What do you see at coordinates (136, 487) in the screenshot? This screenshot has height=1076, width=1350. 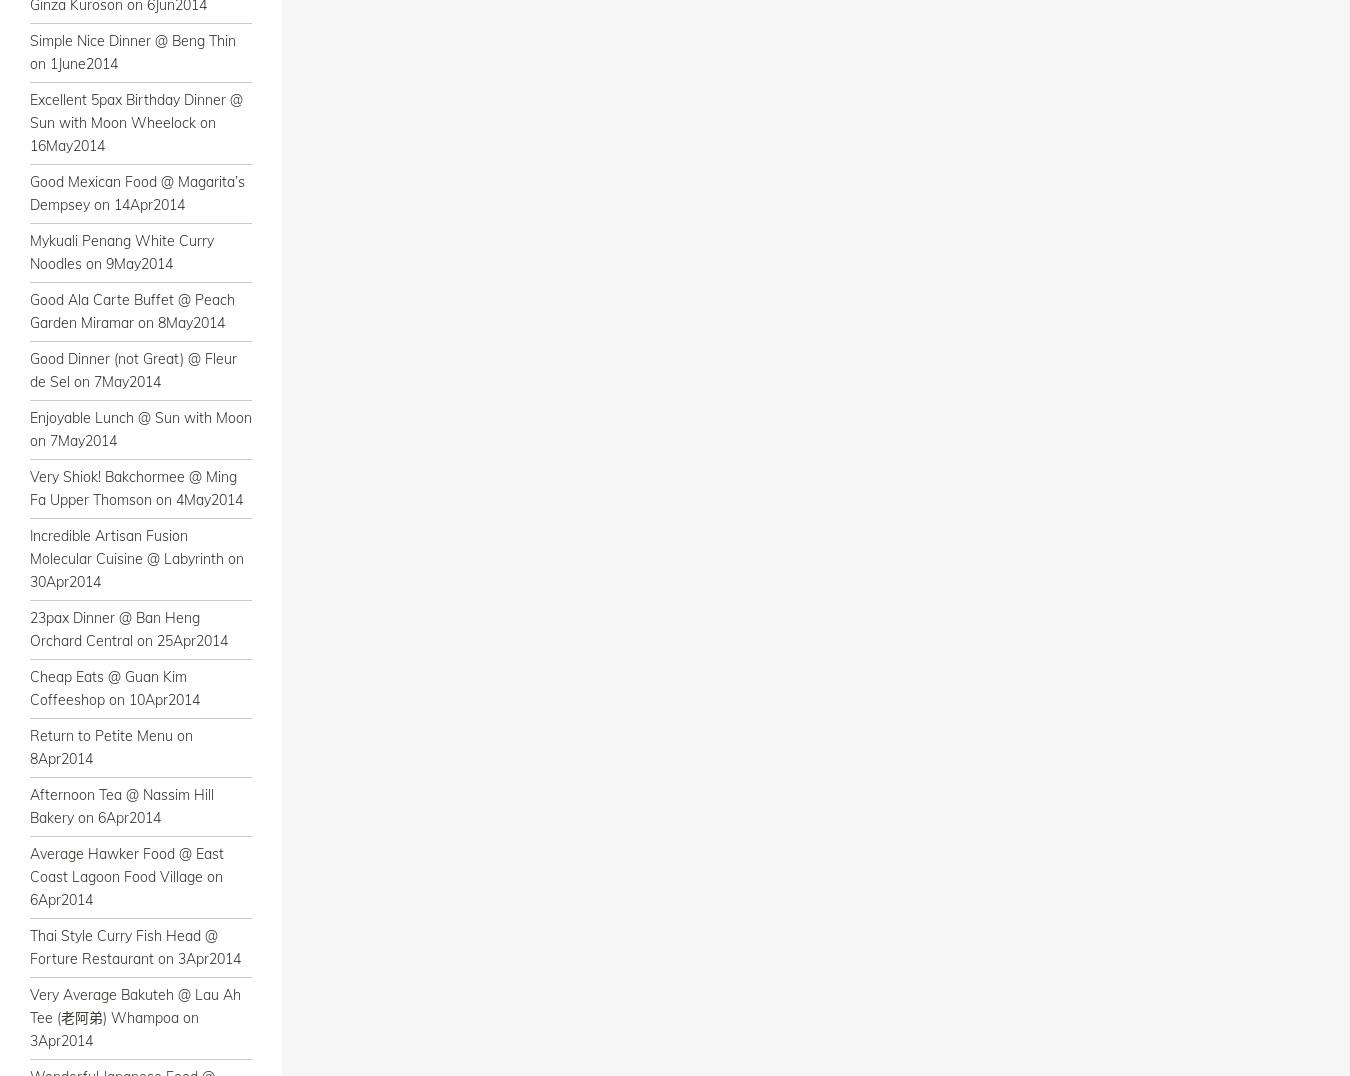 I see `'Very Shiok! Bakchormee @ Ming Fa Upper Thomson on 4May2014'` at bounding box center [136, 487].